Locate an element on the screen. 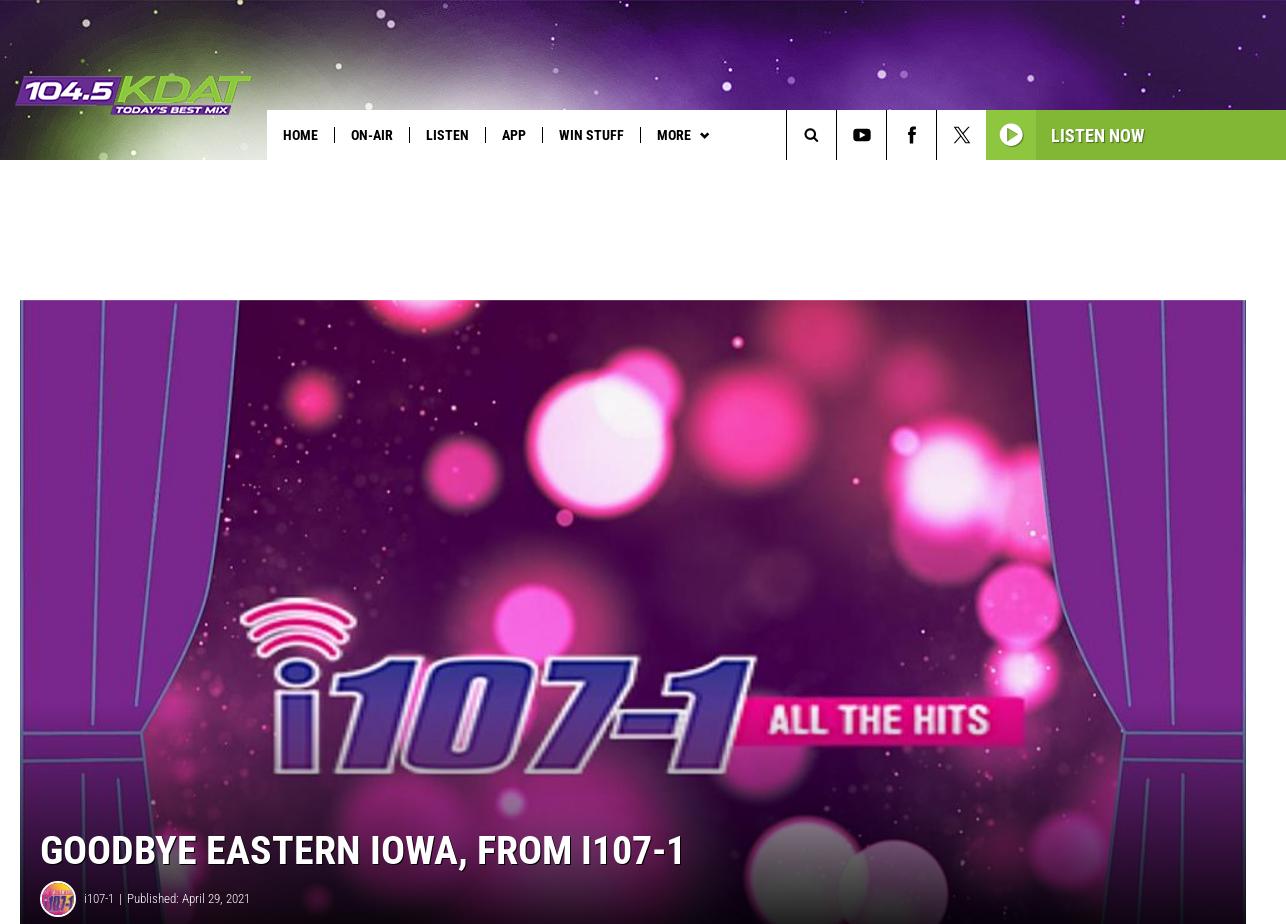 This screenshot has width=1286, height=924. 'What's Hot:' is located at coordinates (52, 176).